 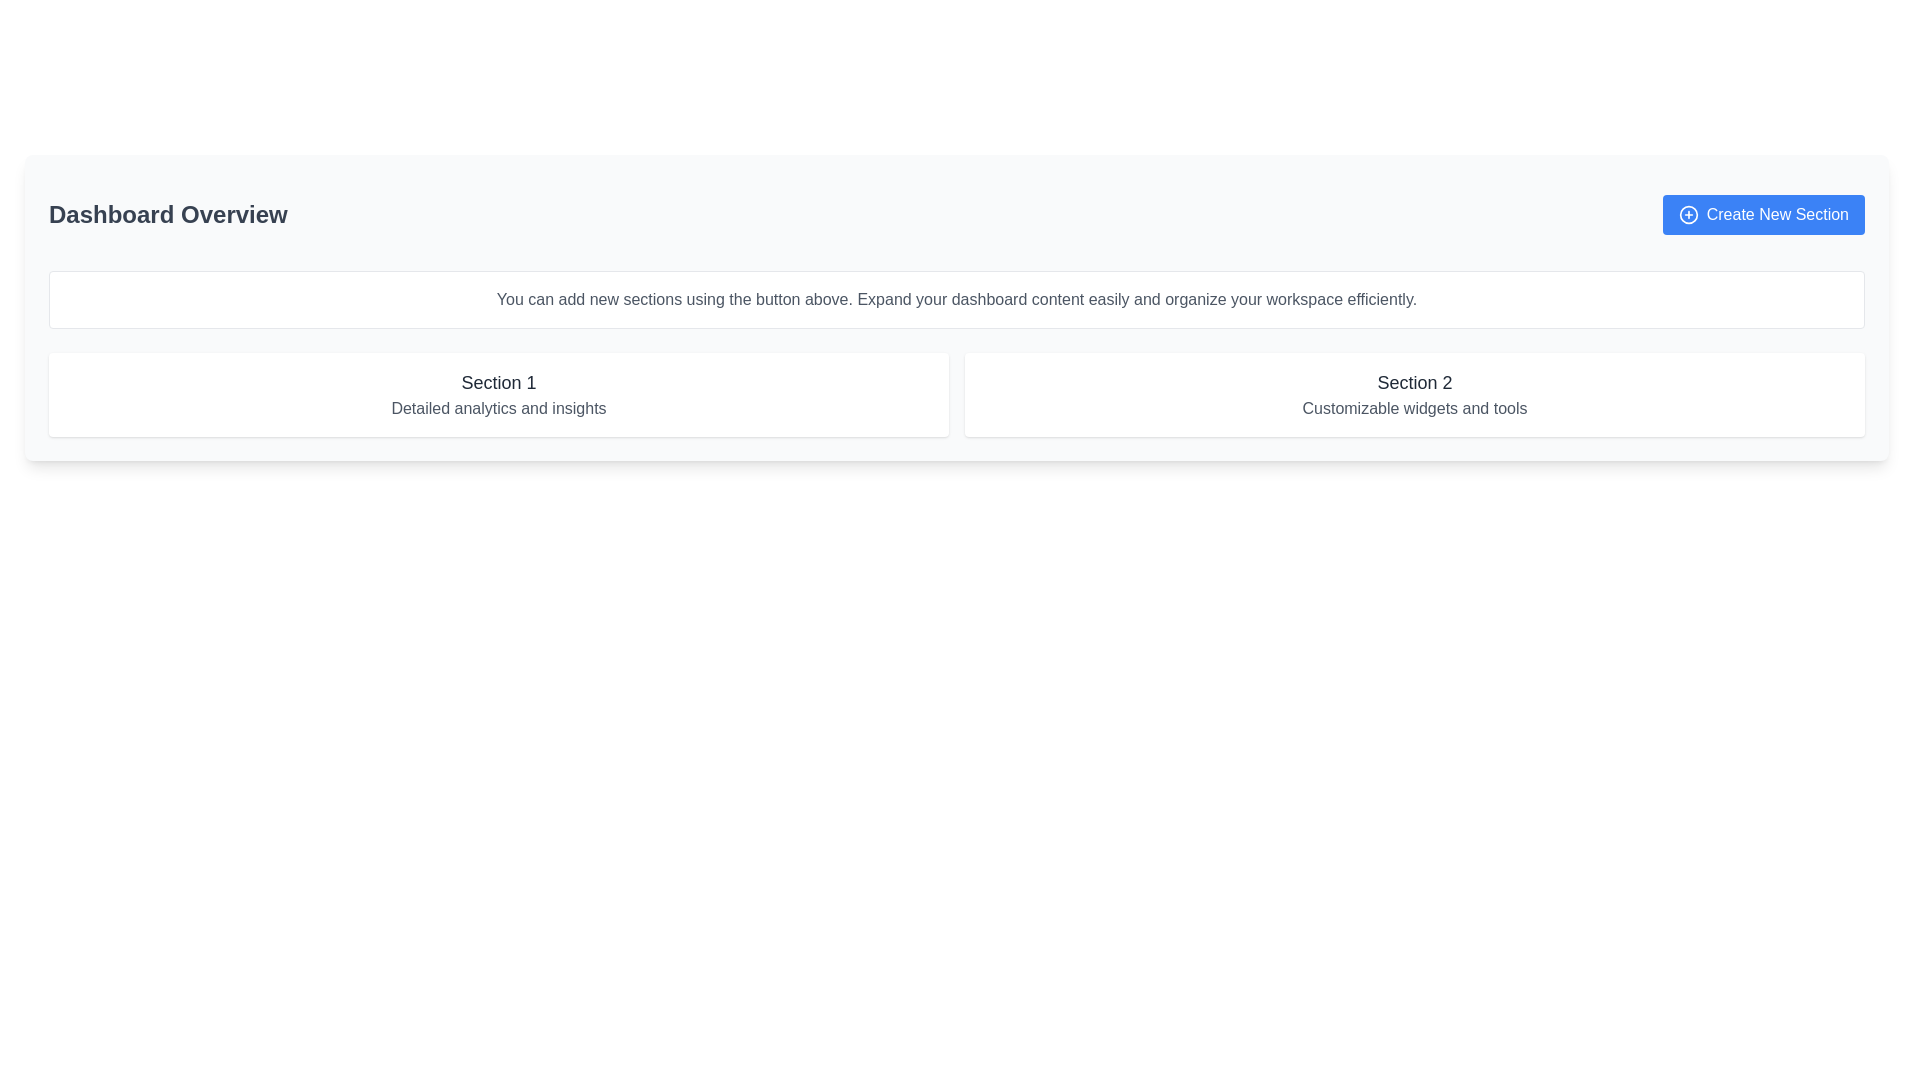 I want to click on the Text Label that serves as a section heading, positioned in the right section of a two-column layout, directly above the text 'Customizable widgets and tools', so click(x=1414, y=382).